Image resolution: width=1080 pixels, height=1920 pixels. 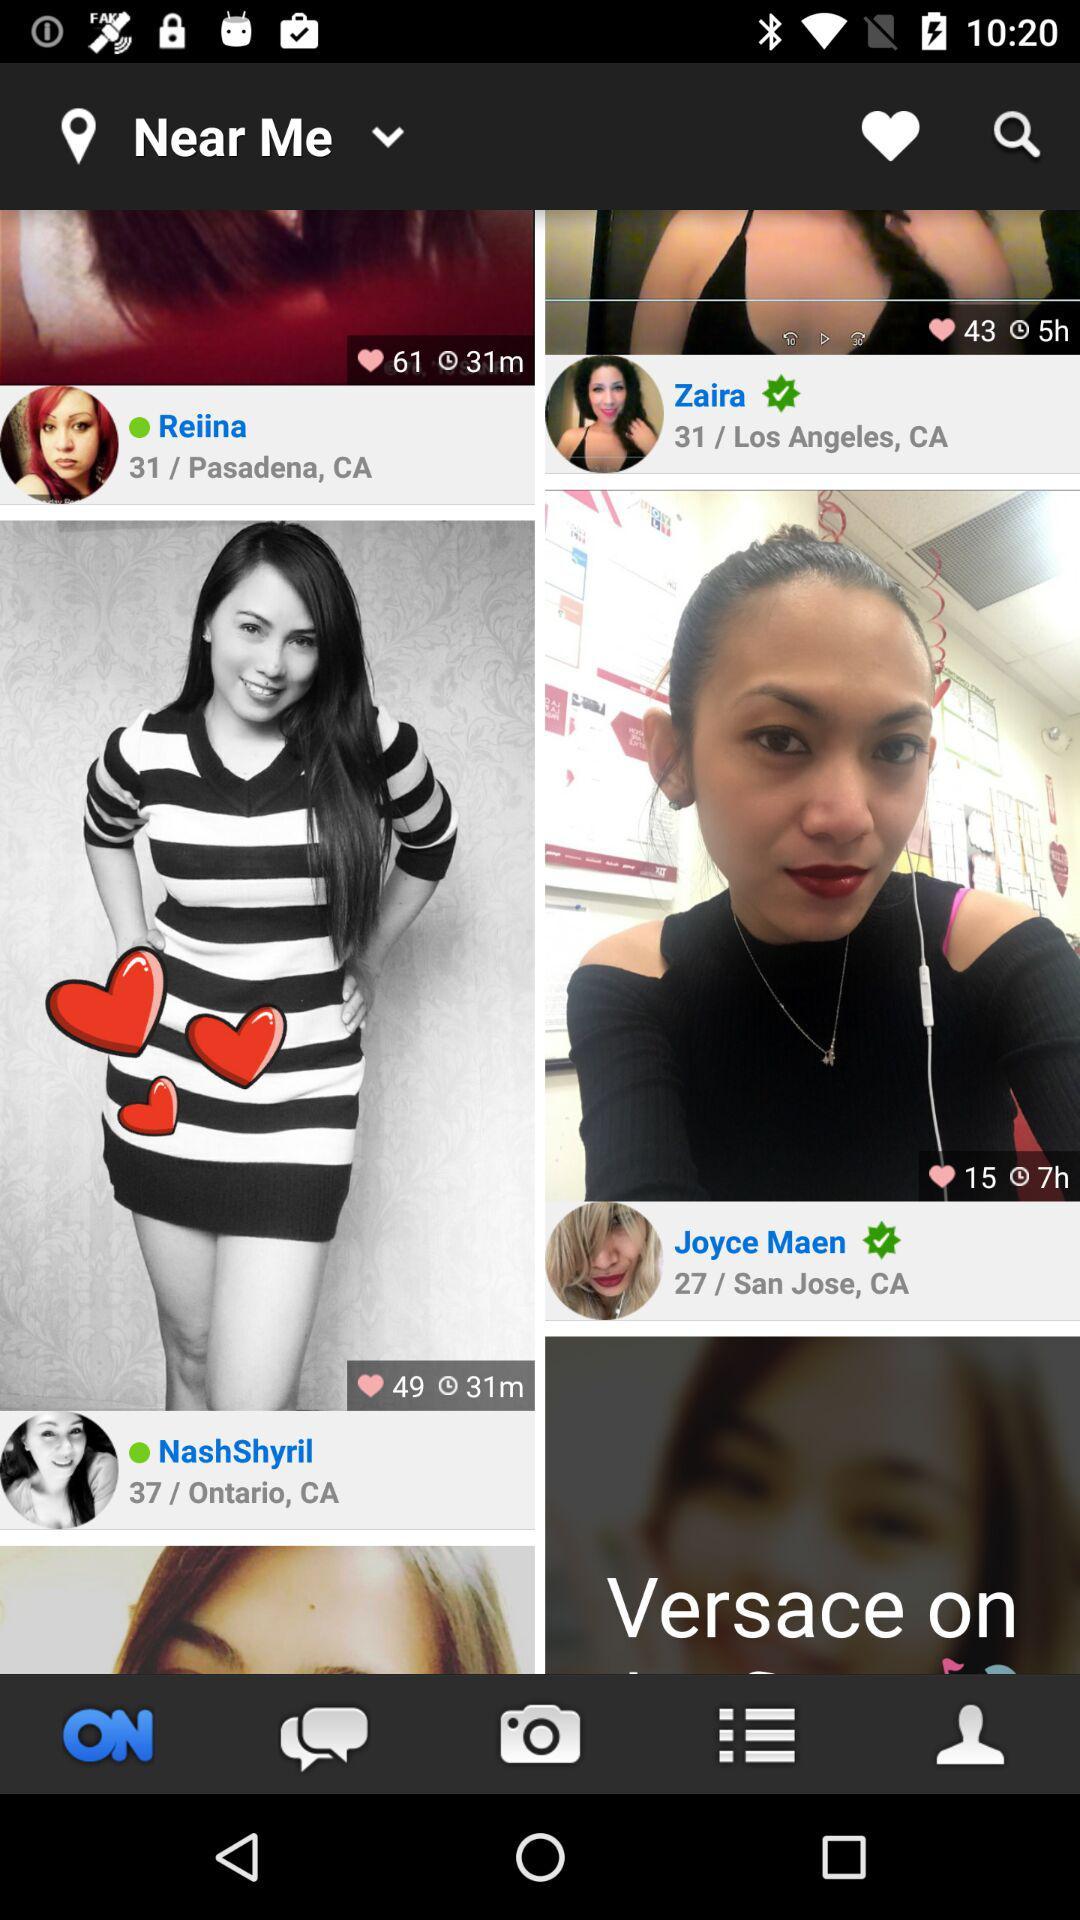 I want to click on see your profile, so click(x=971, y=1733).